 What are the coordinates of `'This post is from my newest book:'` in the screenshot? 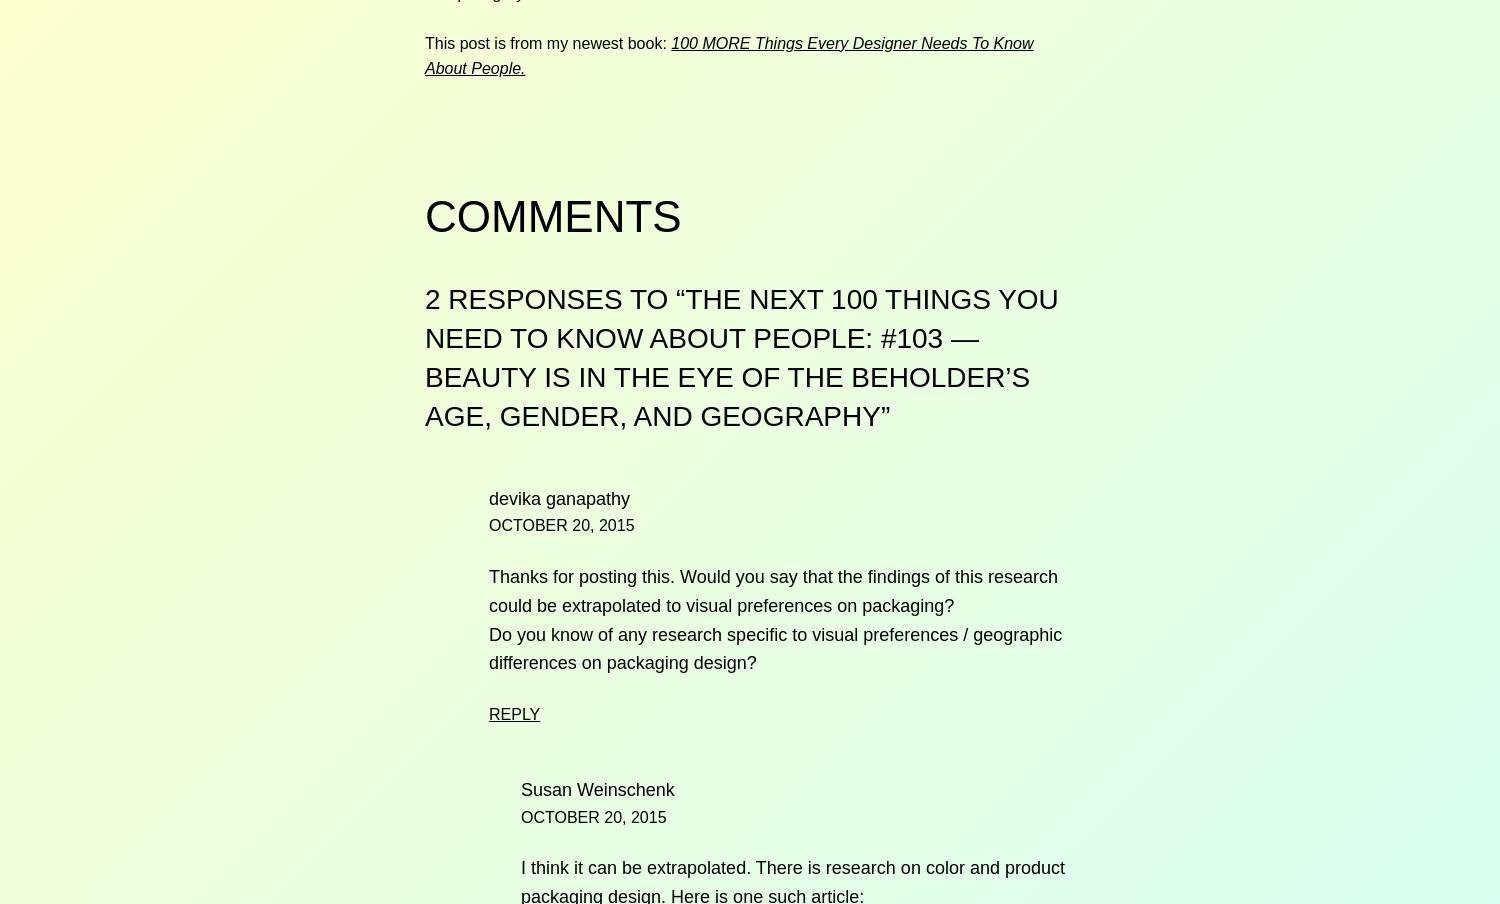 It's located at (424, 41).